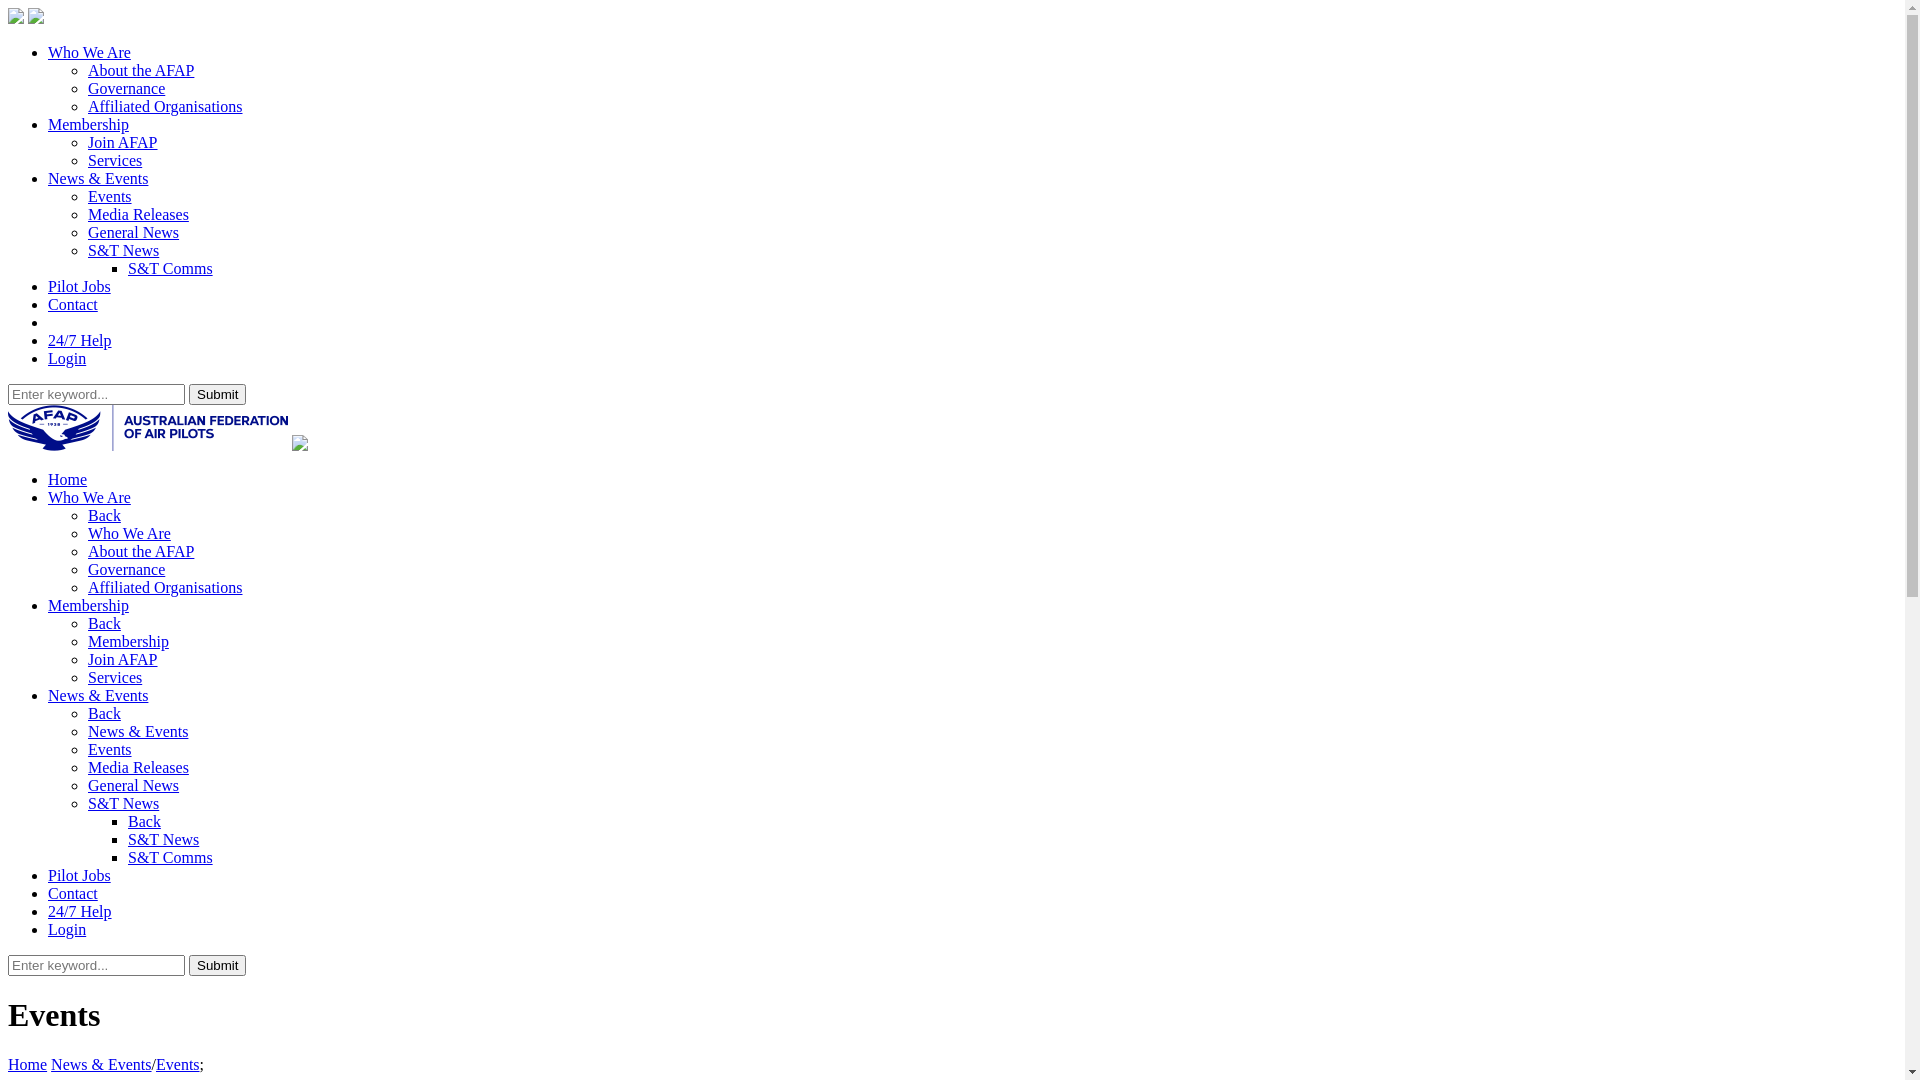 The image size is (1920, 1080). Describe the element at coordinates (48, 286) in the screenshot. I see `'Pilot Jobs'` at that location.